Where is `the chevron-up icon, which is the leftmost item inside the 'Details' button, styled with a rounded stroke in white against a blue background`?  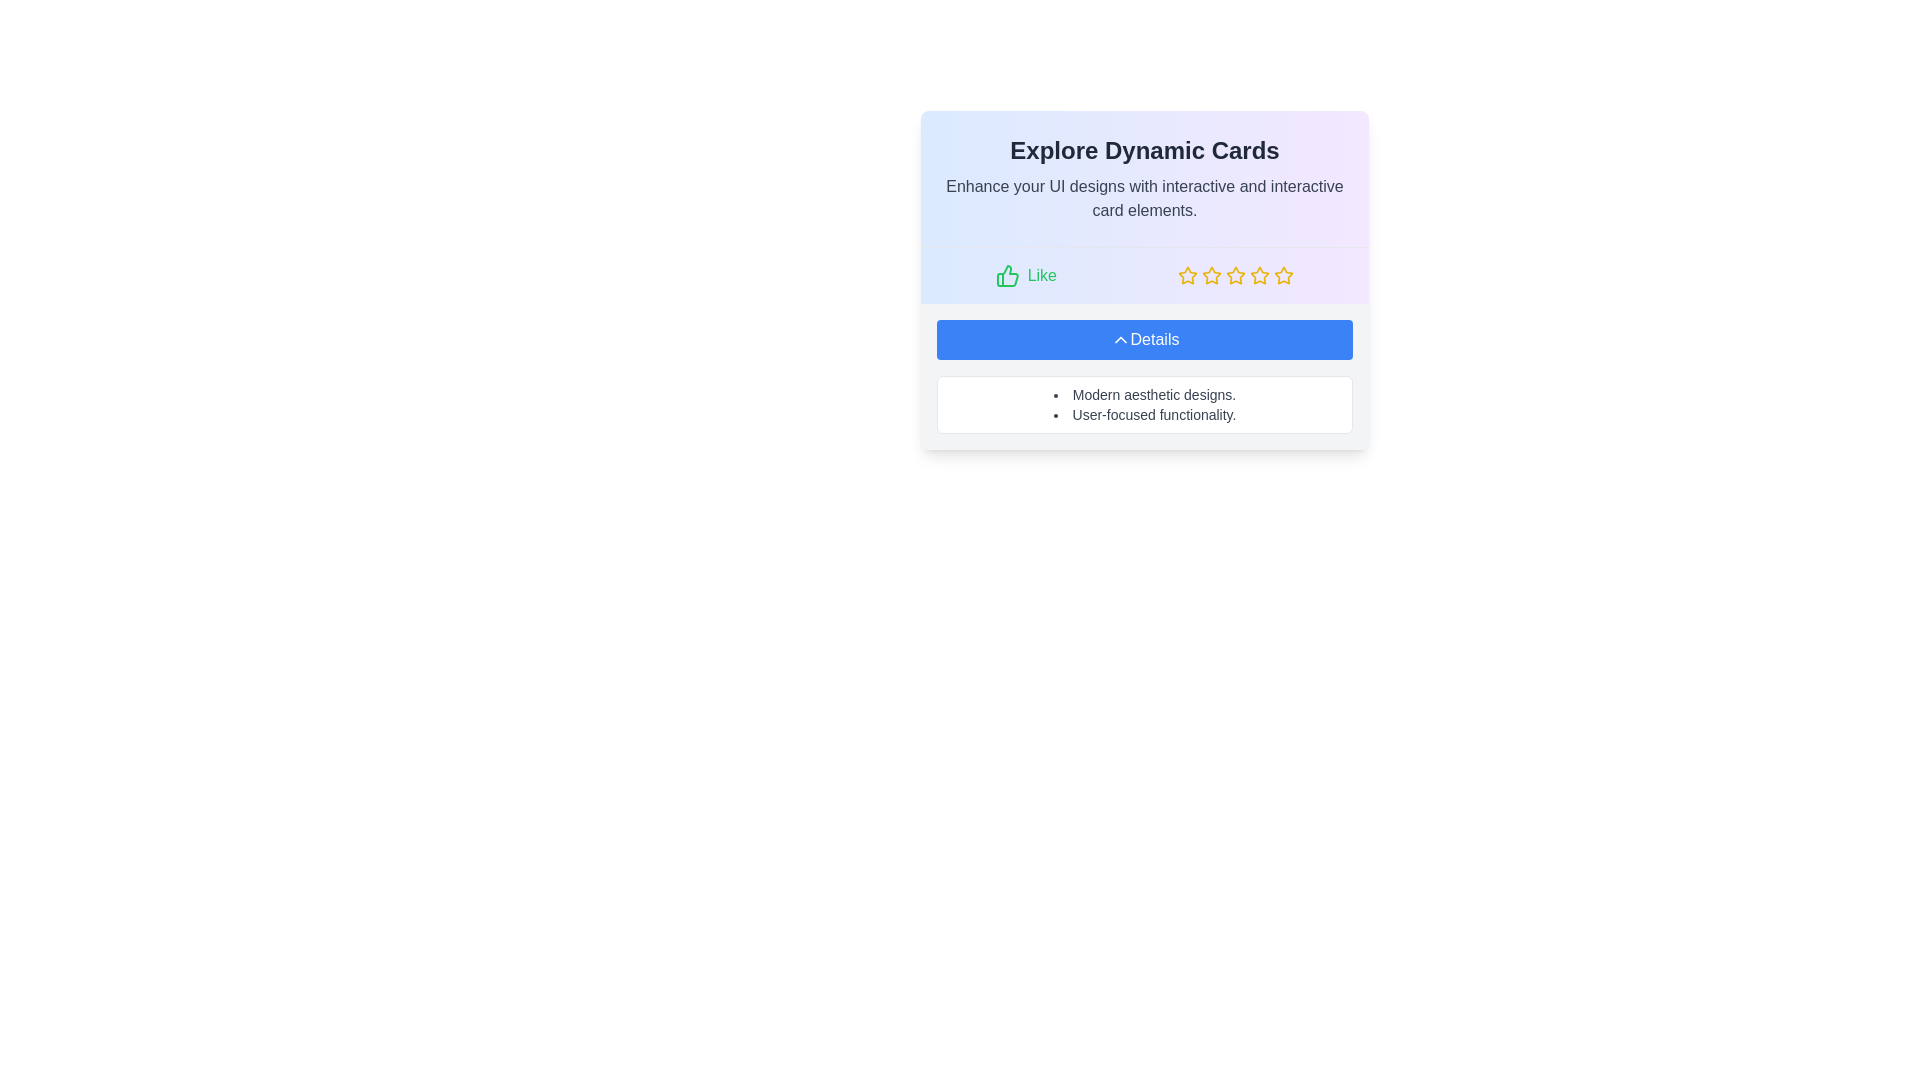
the chevron-up icon, which is the leftmost item inside the 'Details' button, styled with a rounded stroke in white against a blue background is located at coordinates (1120, 338).